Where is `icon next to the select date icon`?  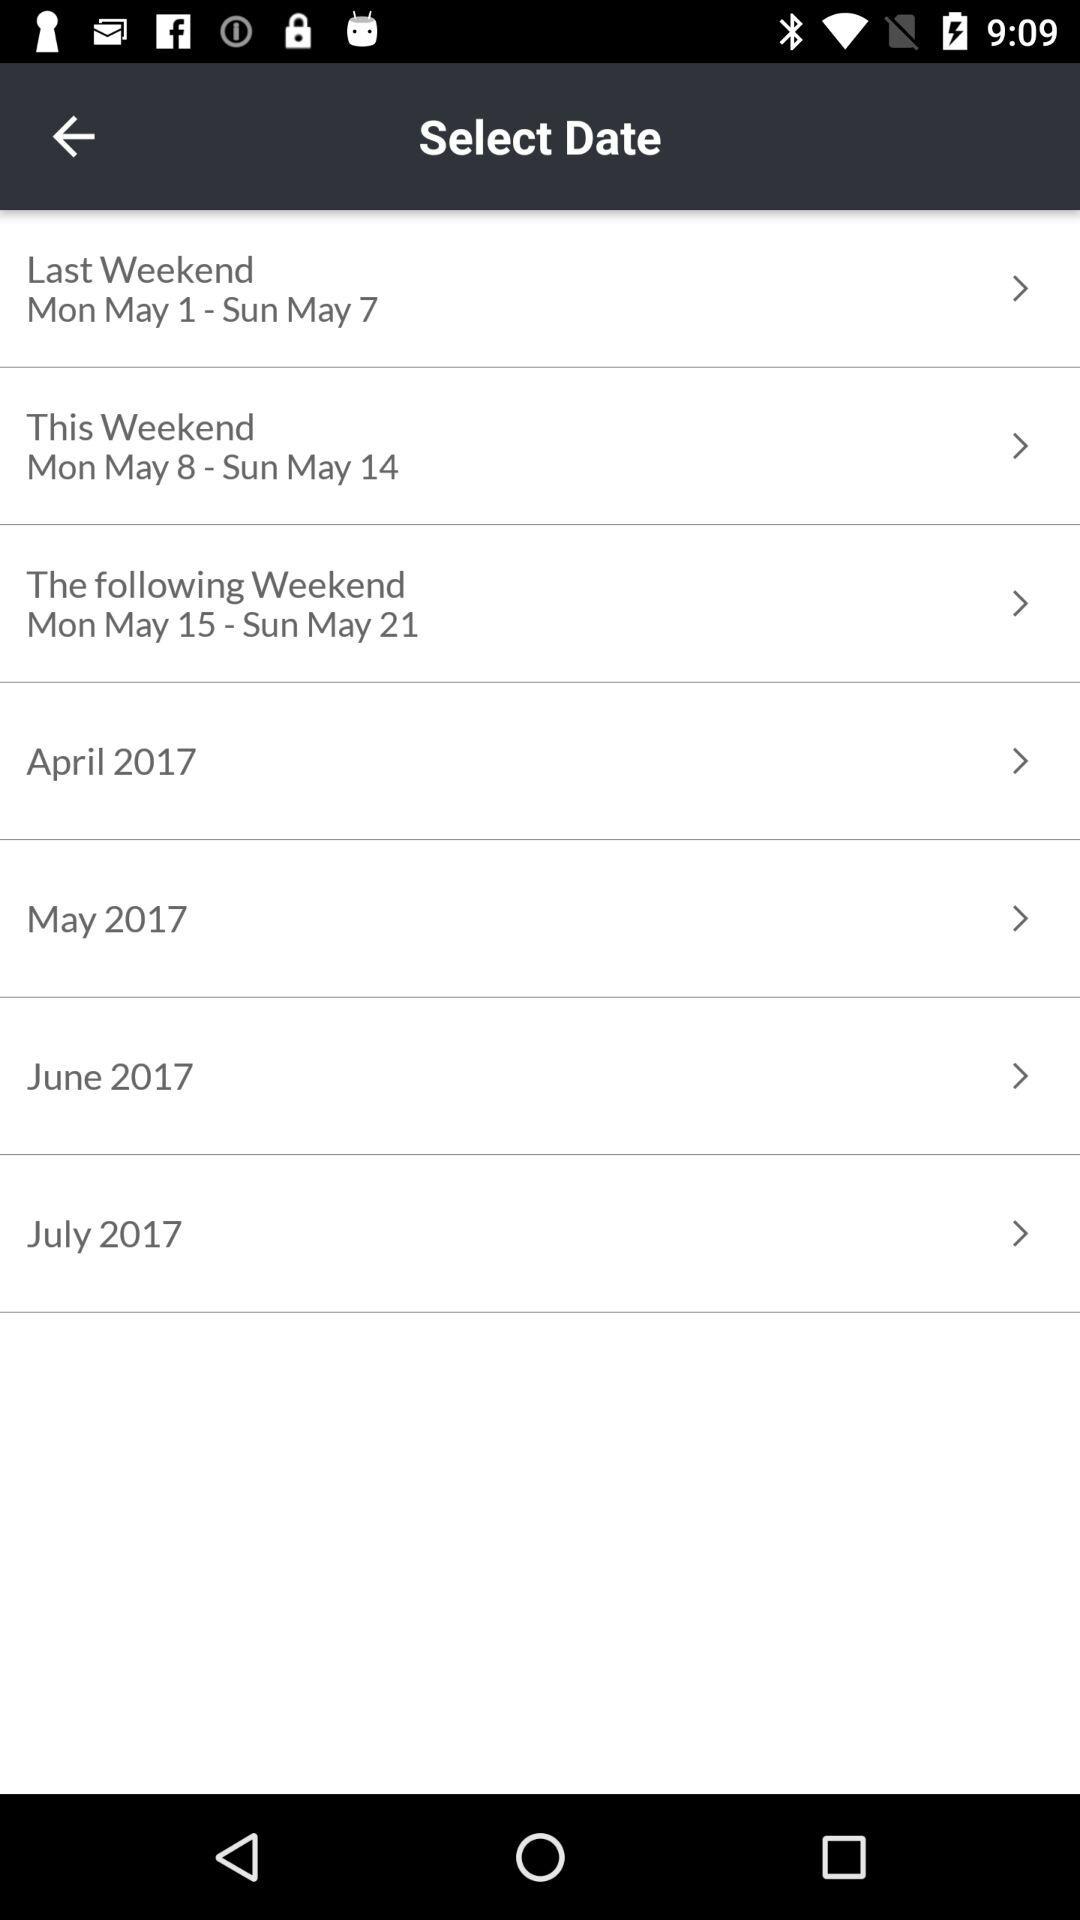
icon next to the select date icon is located at coordinates (72, 135).